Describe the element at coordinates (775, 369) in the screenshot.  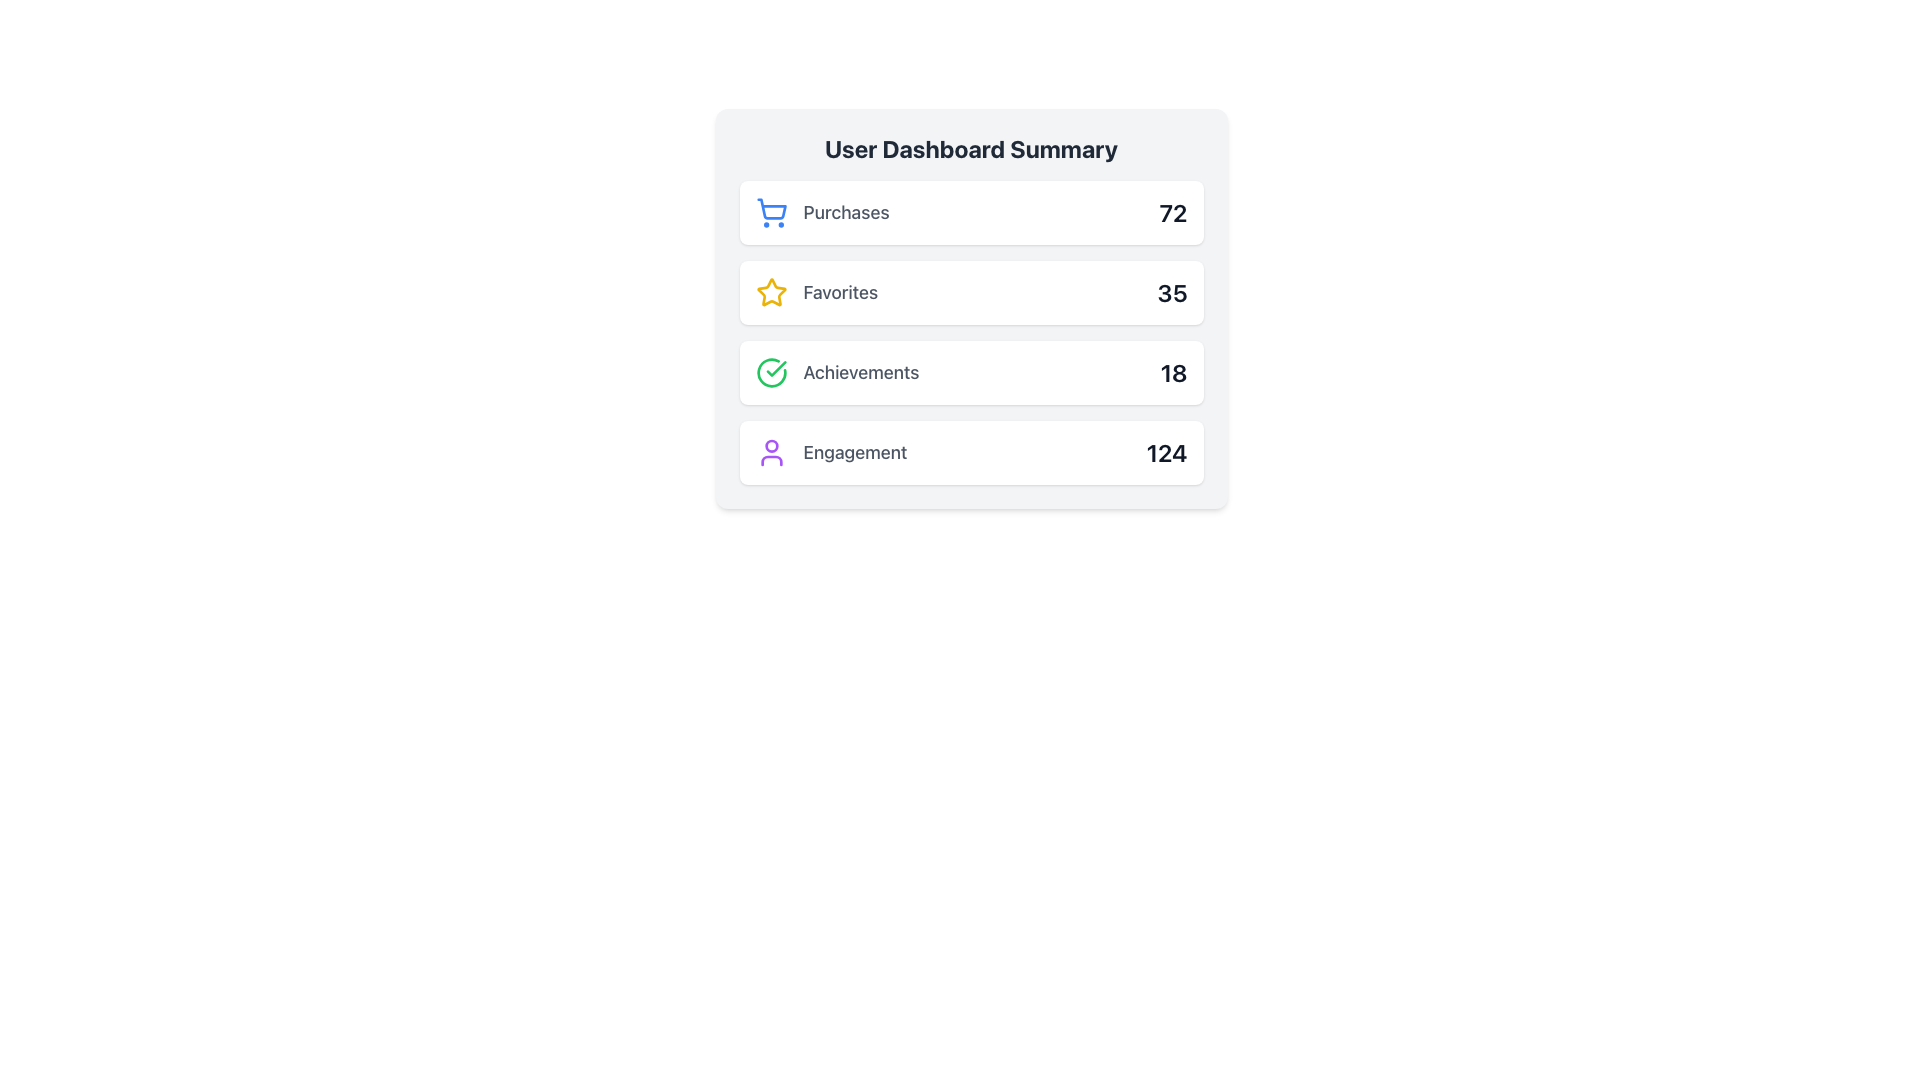
I see `the central checkmark component of the green-bordered circle icon located next to the text 'Achievements' in the dashboard summary` at that location.